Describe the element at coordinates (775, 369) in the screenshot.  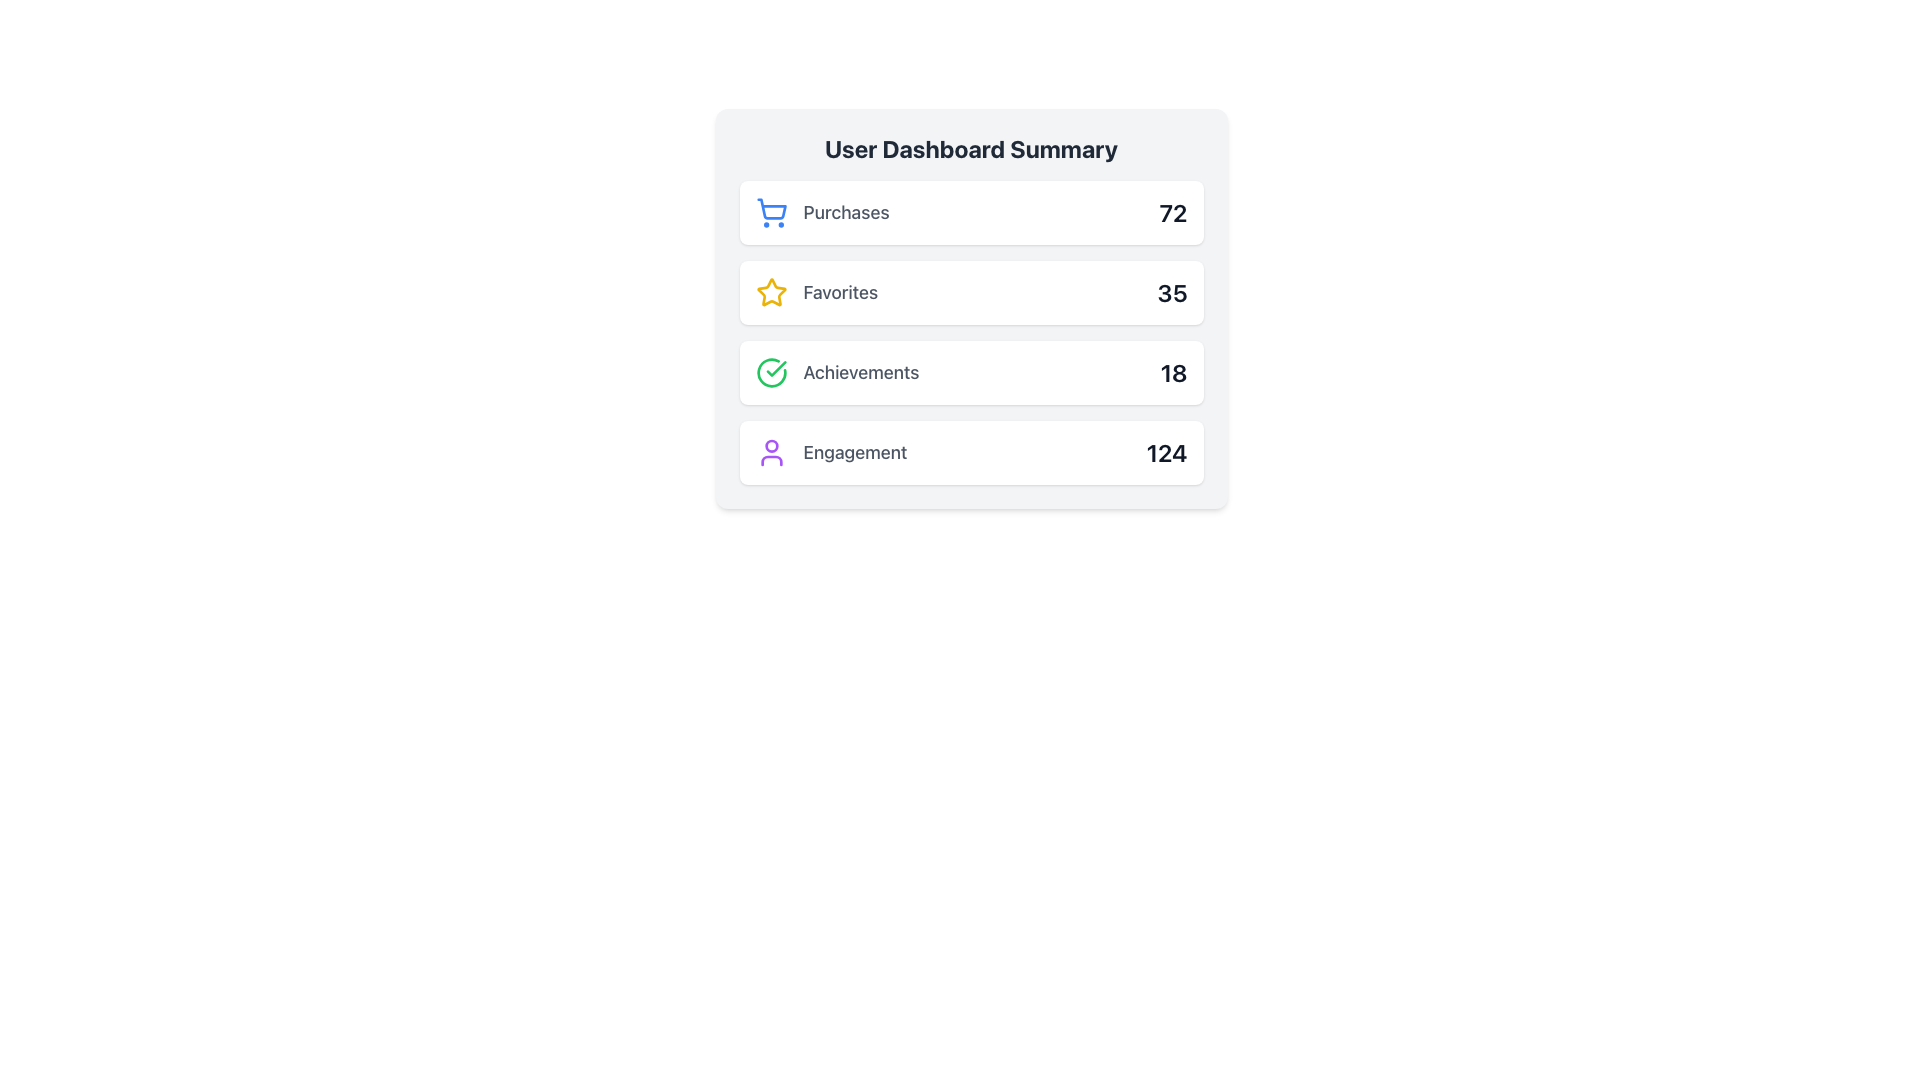
I see `the central checkmark component of the green-bordered circle icon located next to the text 'Achievements' in the dashboard summary` at that location.